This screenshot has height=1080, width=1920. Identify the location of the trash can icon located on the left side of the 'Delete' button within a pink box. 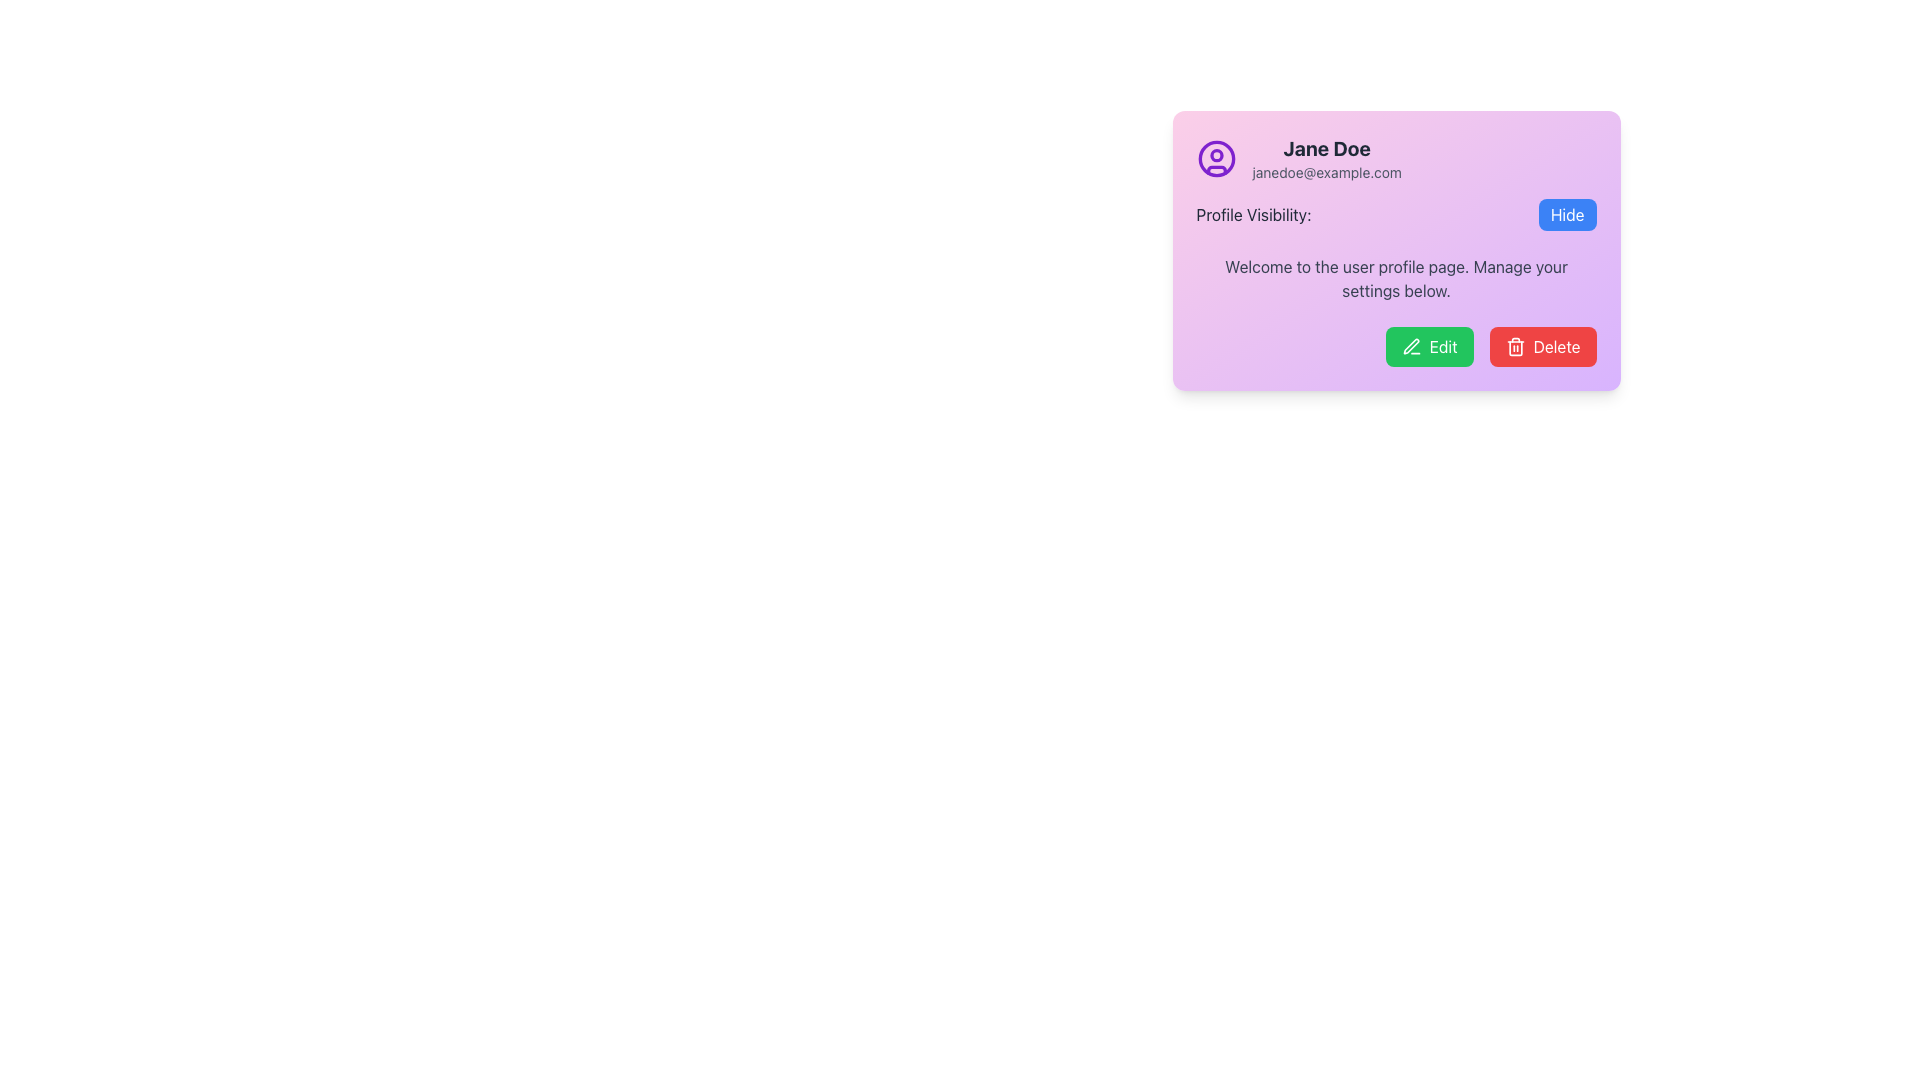
(1515, 346).